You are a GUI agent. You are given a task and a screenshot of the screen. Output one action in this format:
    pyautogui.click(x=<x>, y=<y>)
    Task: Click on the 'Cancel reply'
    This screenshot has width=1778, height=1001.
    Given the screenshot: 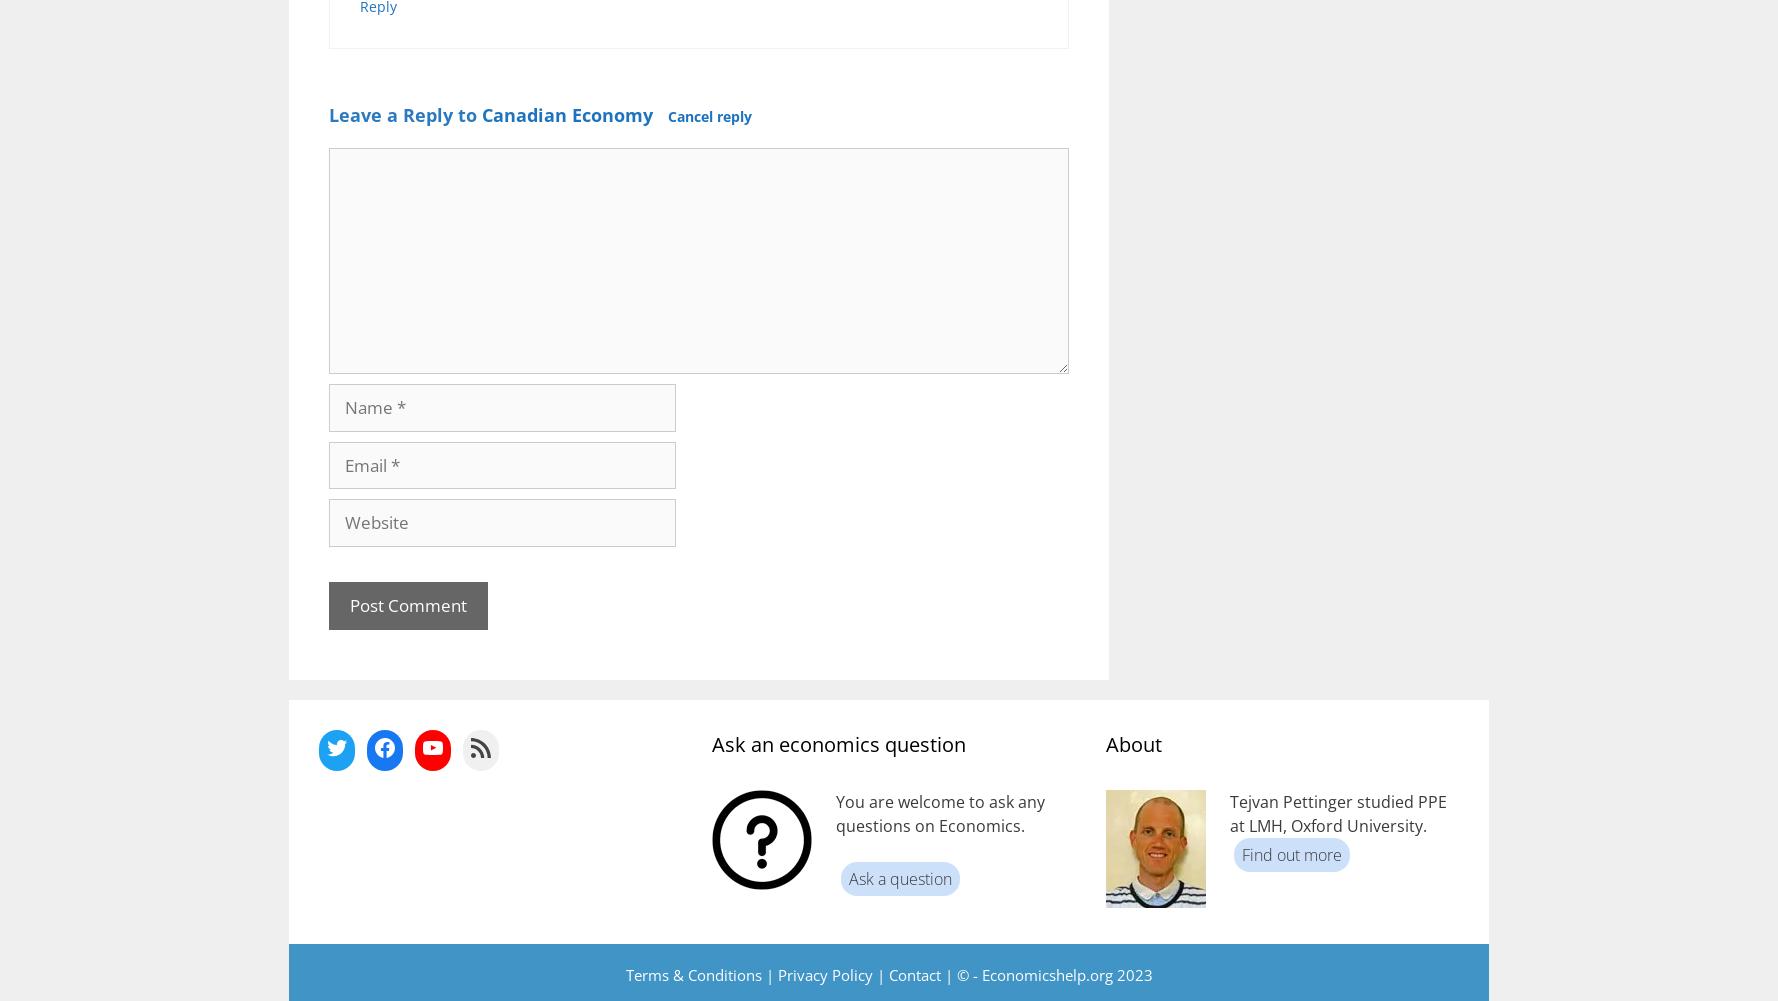 What is the action you would take?
    pyautogui.click(x=667, y=115)
    